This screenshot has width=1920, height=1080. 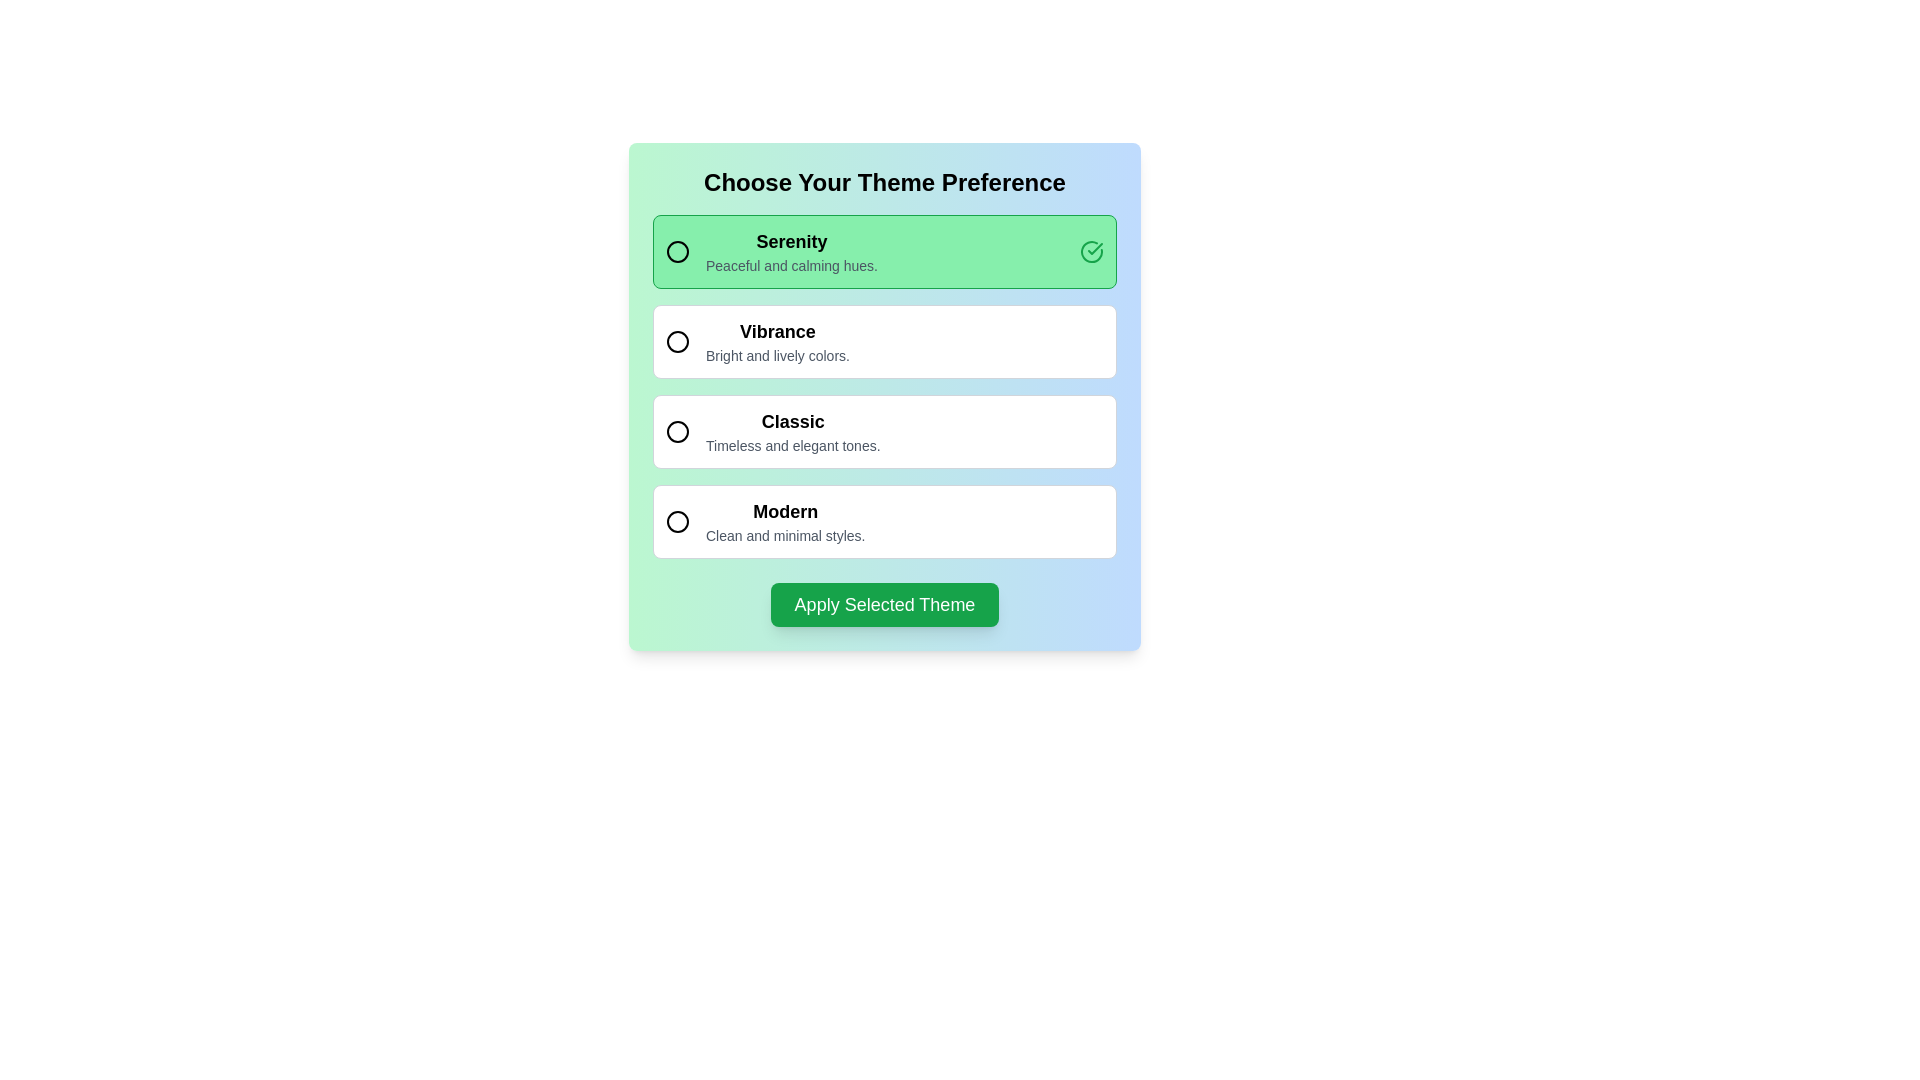 I want to click on the 'Modern' theme label text element, which is the fourth option in a vertical list of theme options, so click(x=784, y=511).